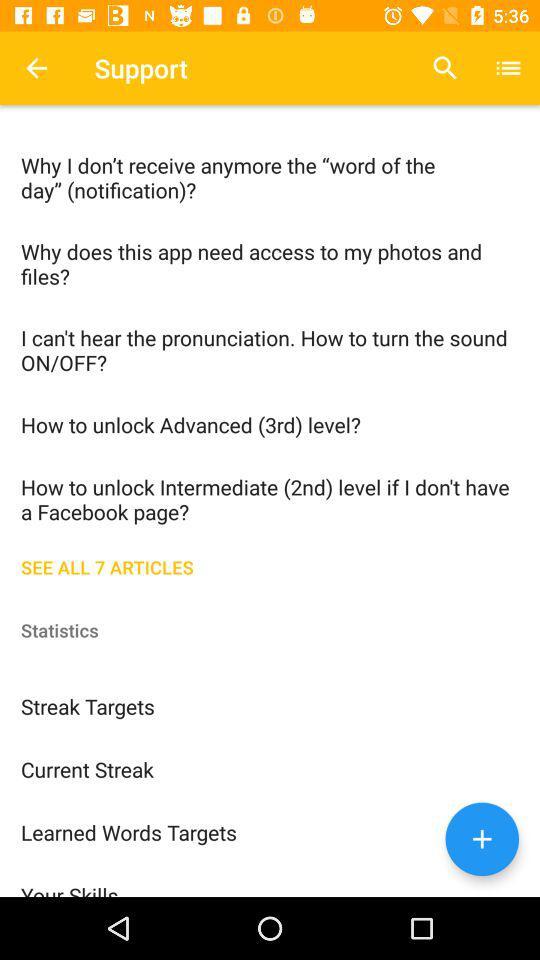 The image size is (540, 960). What do you see at coordinates (270, 767) in the screenshot?
I see `item below streak targets` at bounding box center [270, 767].